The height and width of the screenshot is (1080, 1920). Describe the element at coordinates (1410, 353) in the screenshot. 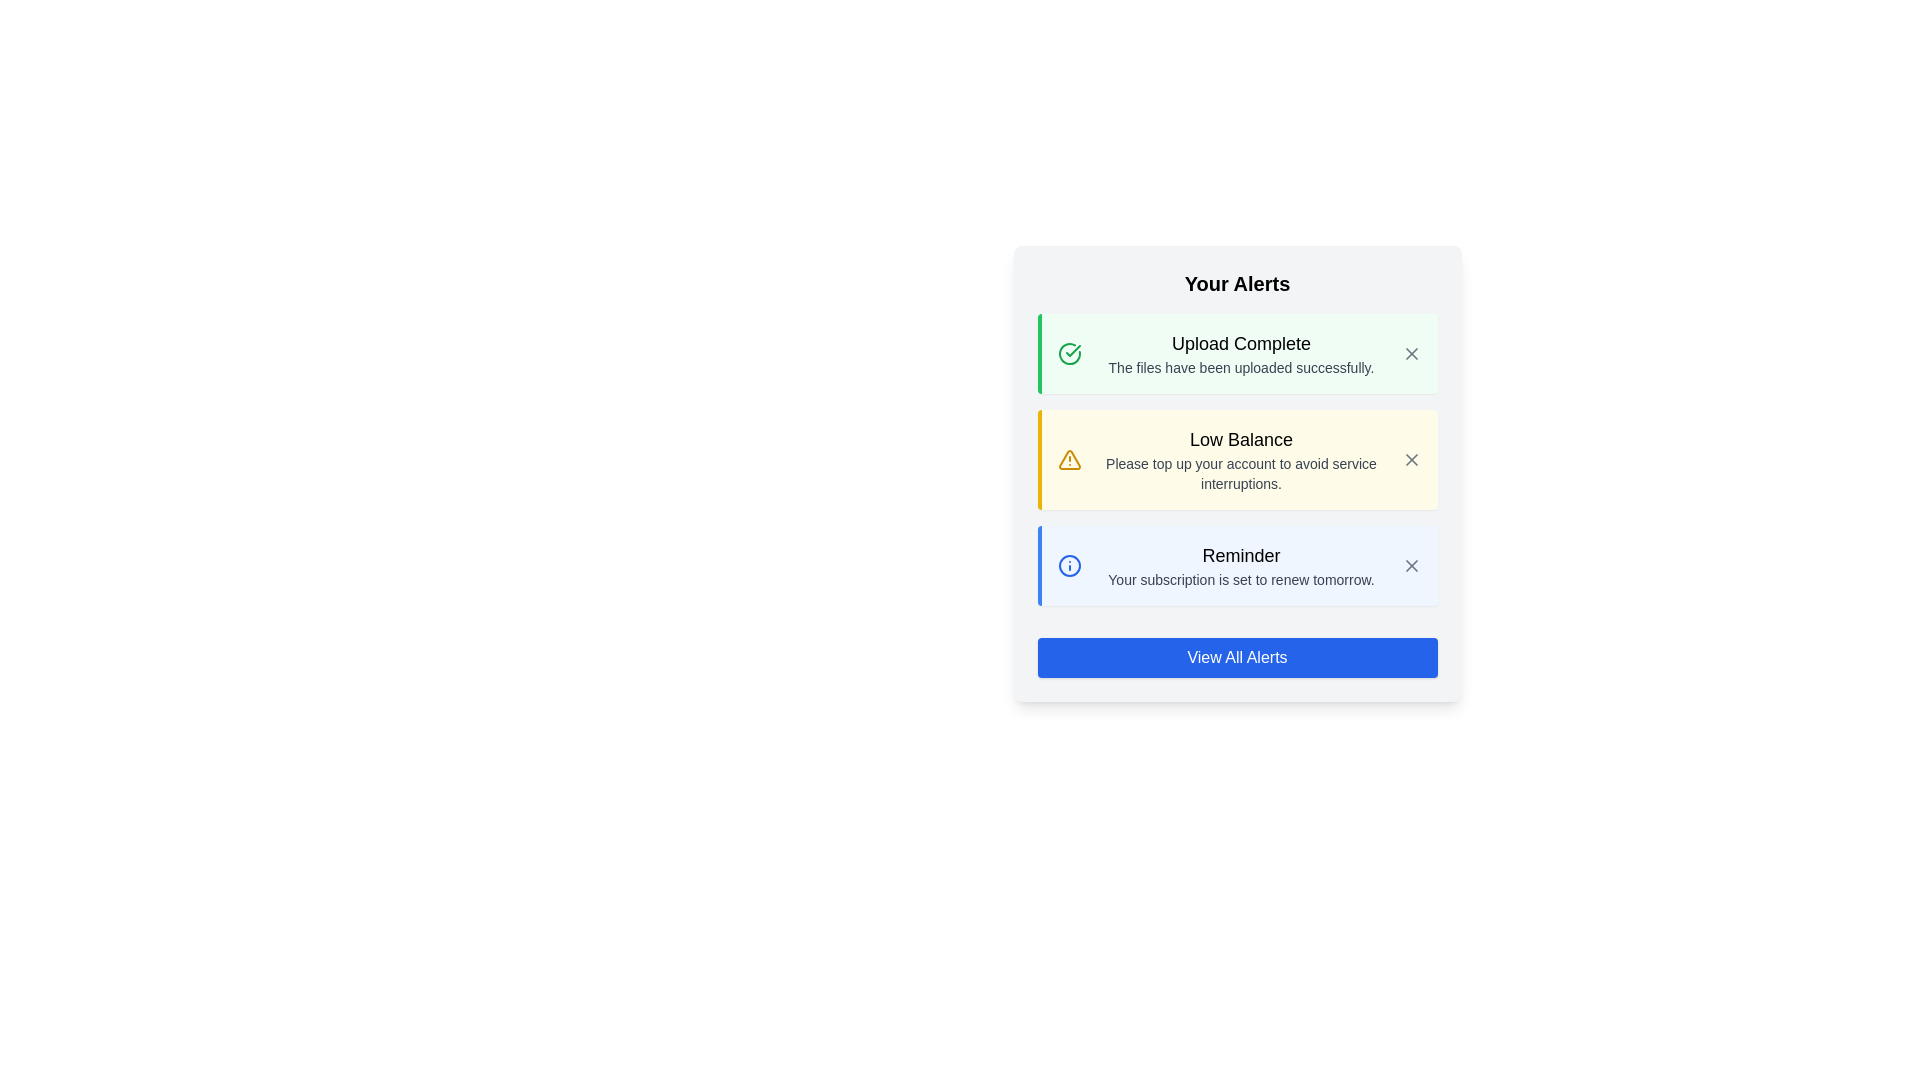

I see `the close button of the 'Upload Complete' notification to change its color indicating interactivity` at that location.